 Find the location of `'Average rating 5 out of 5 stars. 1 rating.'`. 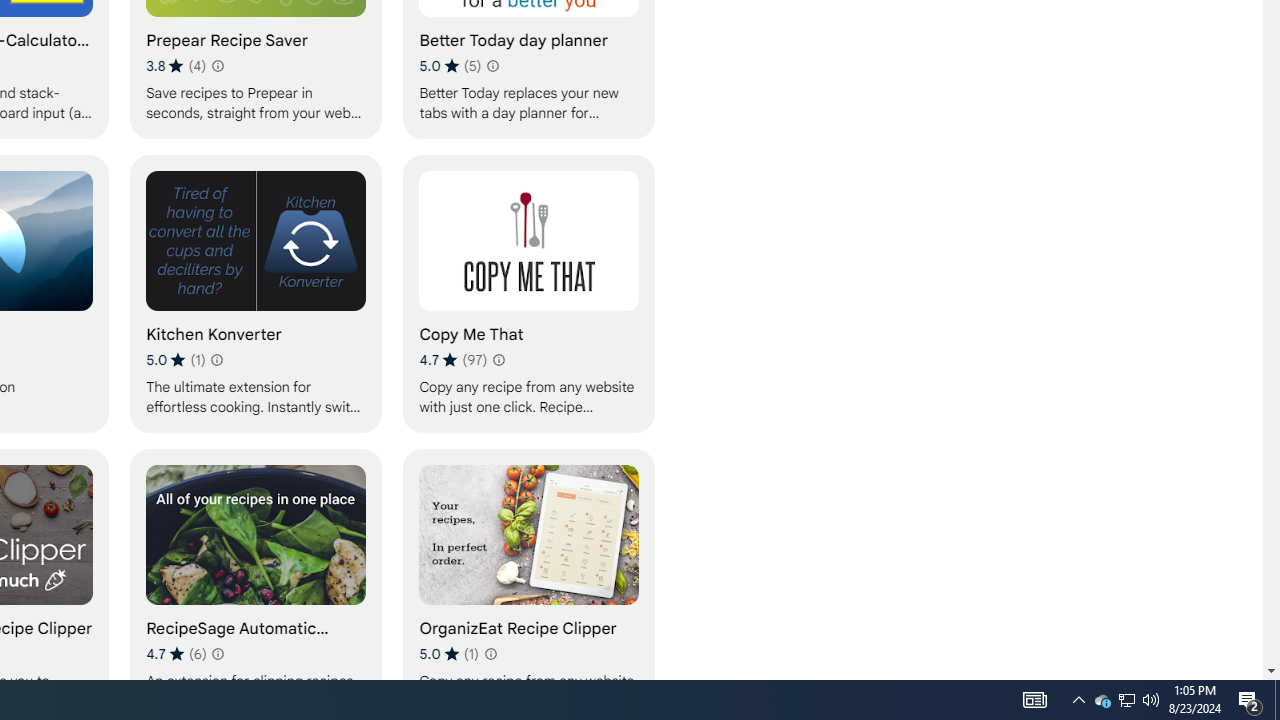

'Average rating 5 out of 5 stars. 1 rating.' is located at coordinates (447, 653).